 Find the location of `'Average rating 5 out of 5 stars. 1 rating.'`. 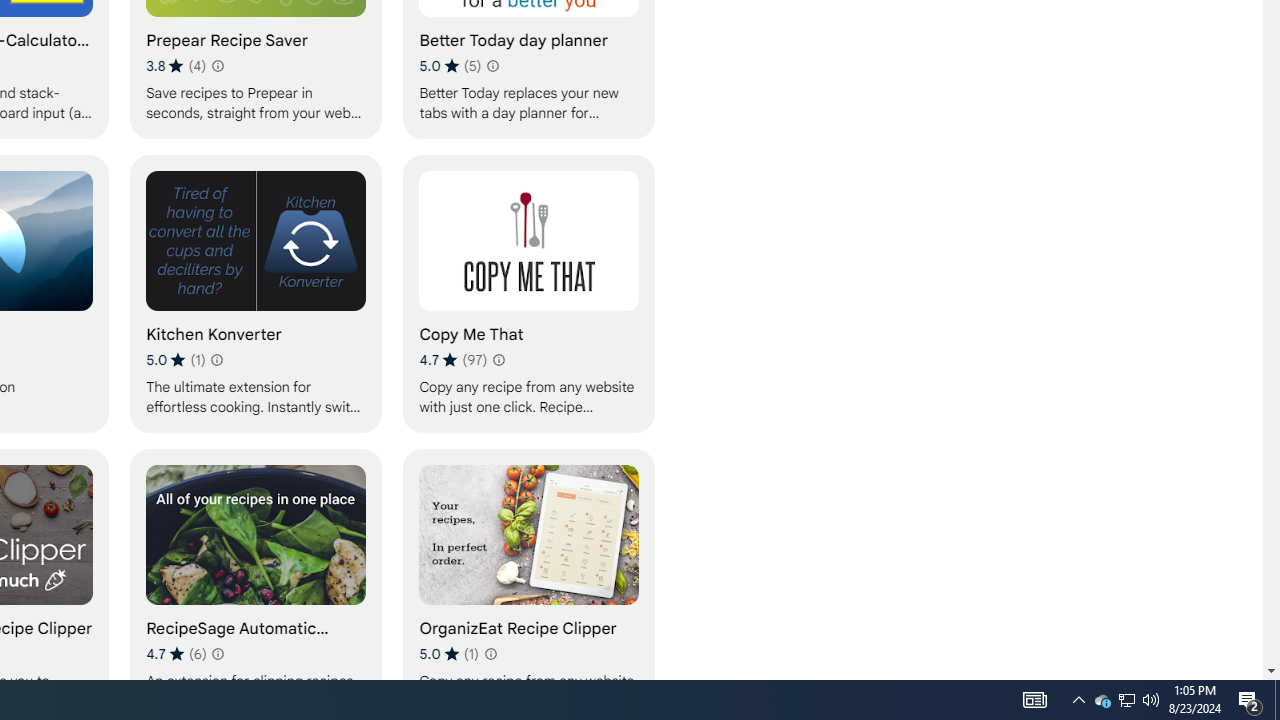

'Average rating 5 out of 5 stars. 1 rating.' is located at coordinates (447, 653).